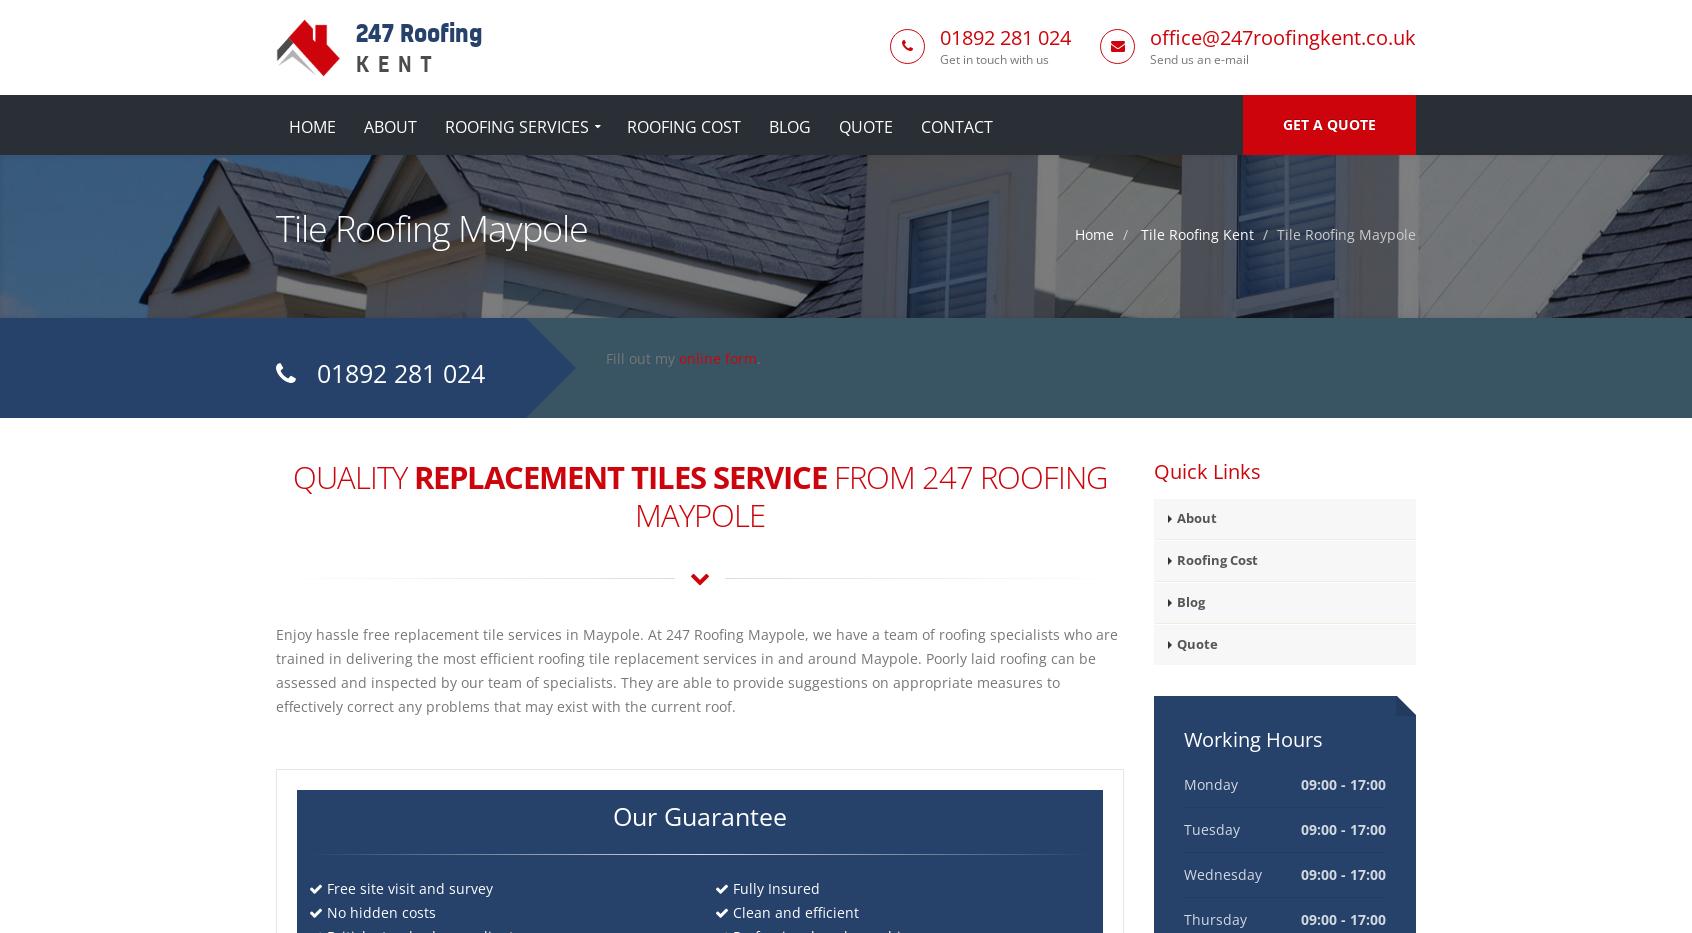 The image size is (1692, 933). Describe the element at coordinates (1282, 36) in the screenshot. I see `'office@247roofingkent.co.uk'` at that location.